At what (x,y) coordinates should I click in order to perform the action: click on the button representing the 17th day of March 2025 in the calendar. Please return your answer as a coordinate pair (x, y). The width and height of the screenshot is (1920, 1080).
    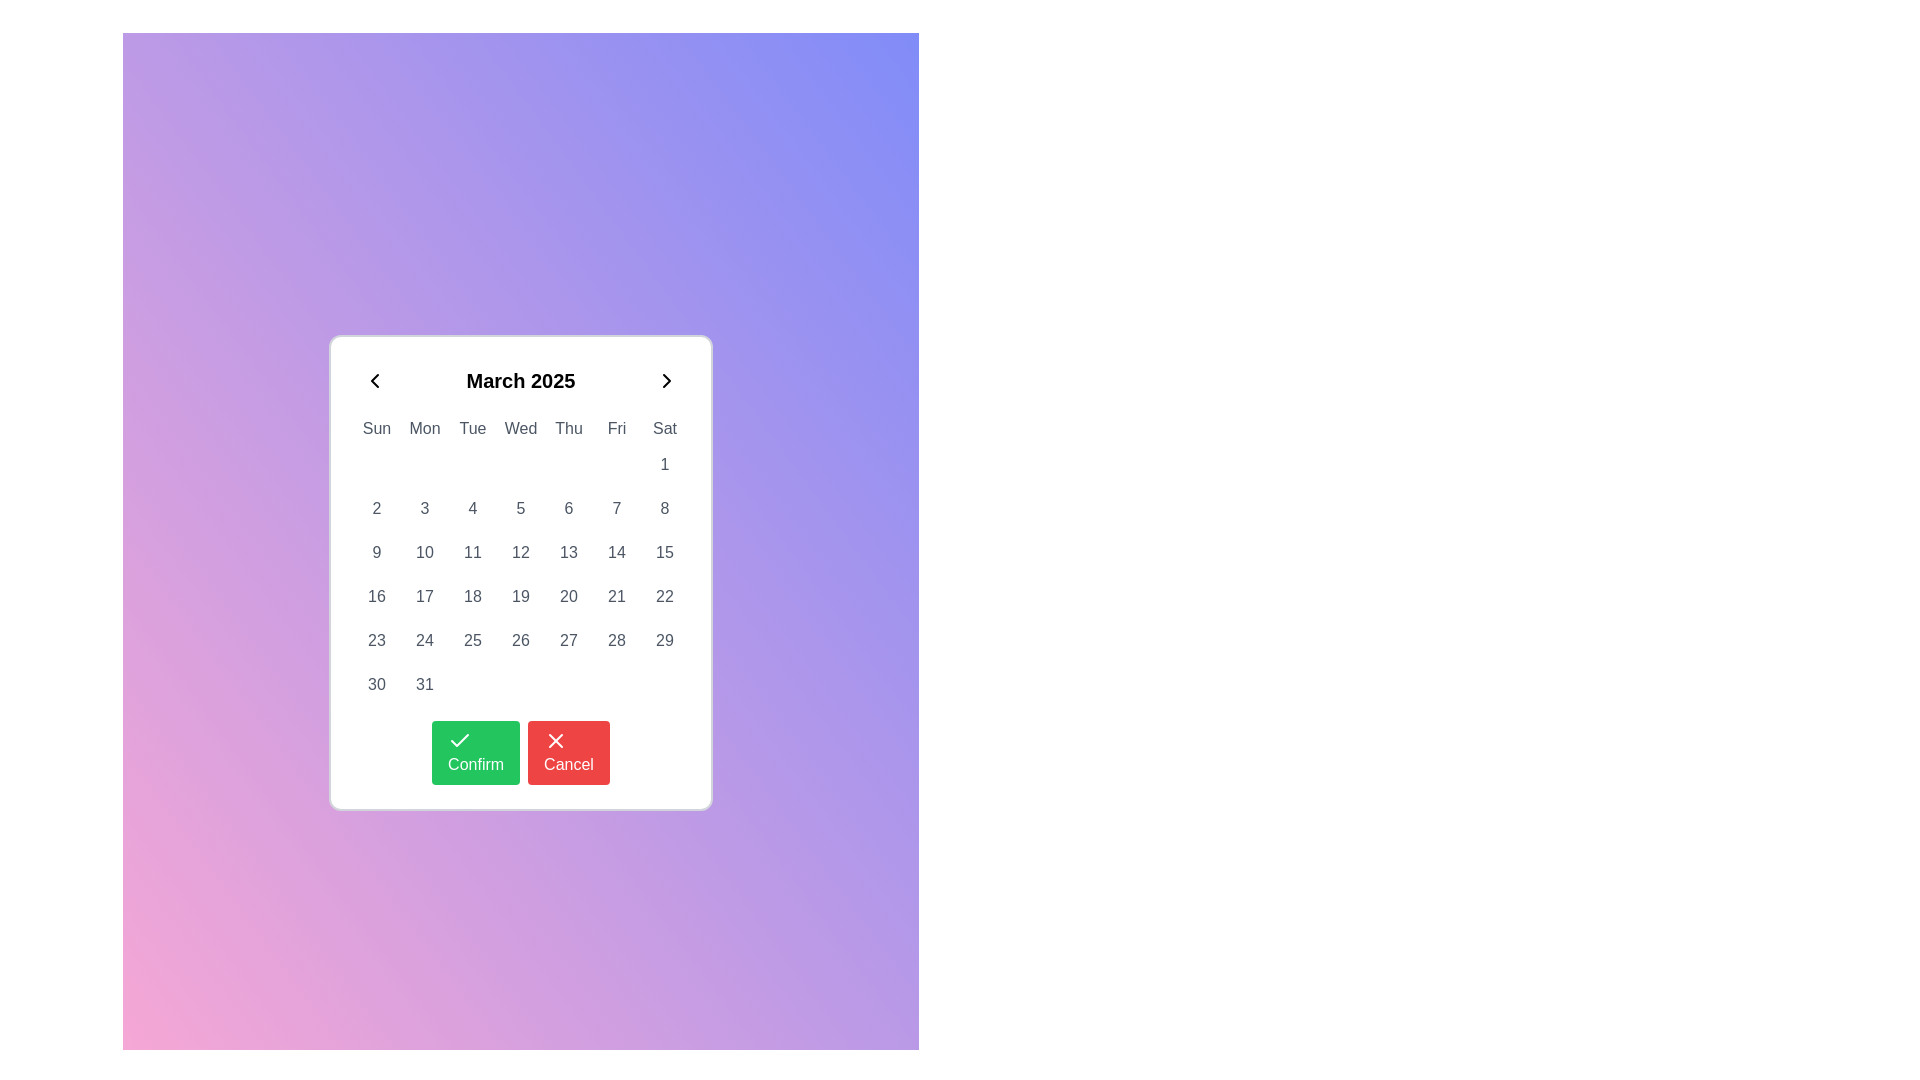
    Looking at the image, I should click on (424, 596).